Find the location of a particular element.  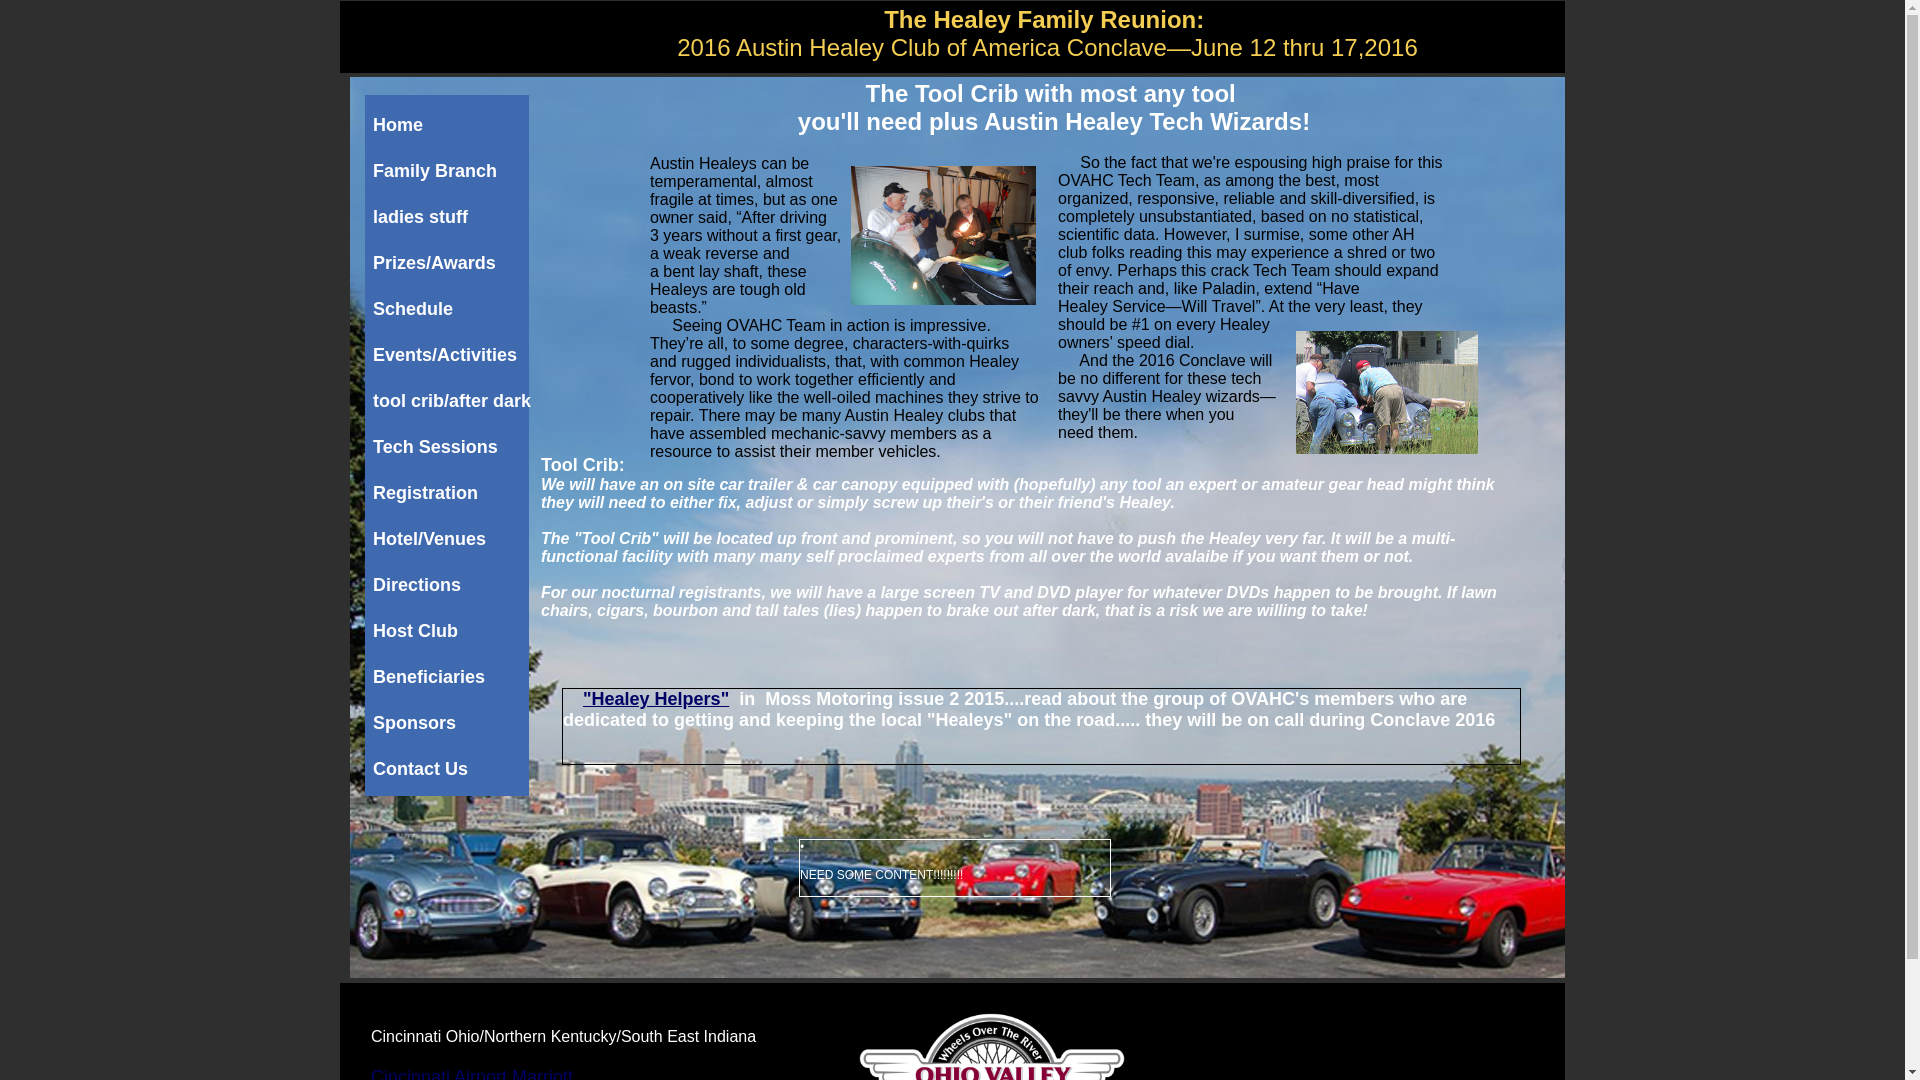

'Prizes/Awards' is located at coordinates (450, 262).